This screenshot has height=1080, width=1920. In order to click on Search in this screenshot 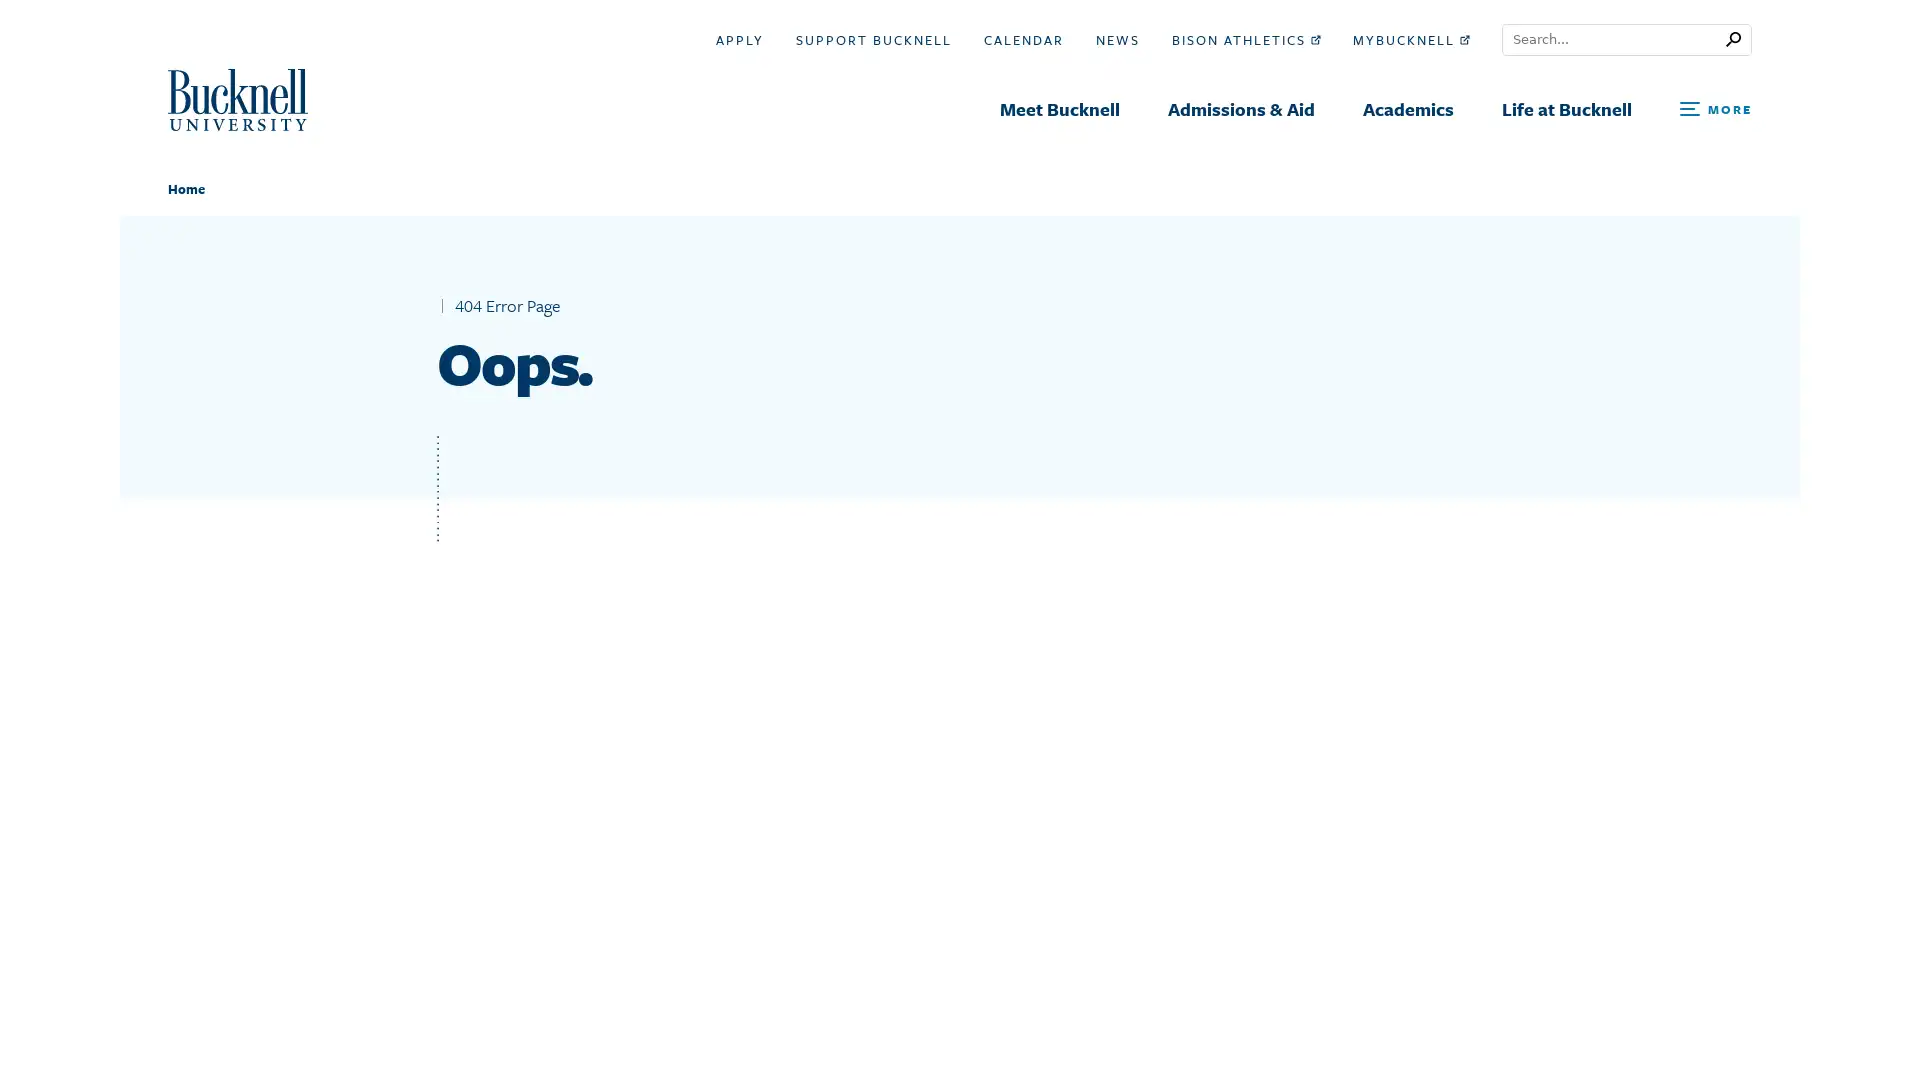, I will do `click(1246, 1051)`.